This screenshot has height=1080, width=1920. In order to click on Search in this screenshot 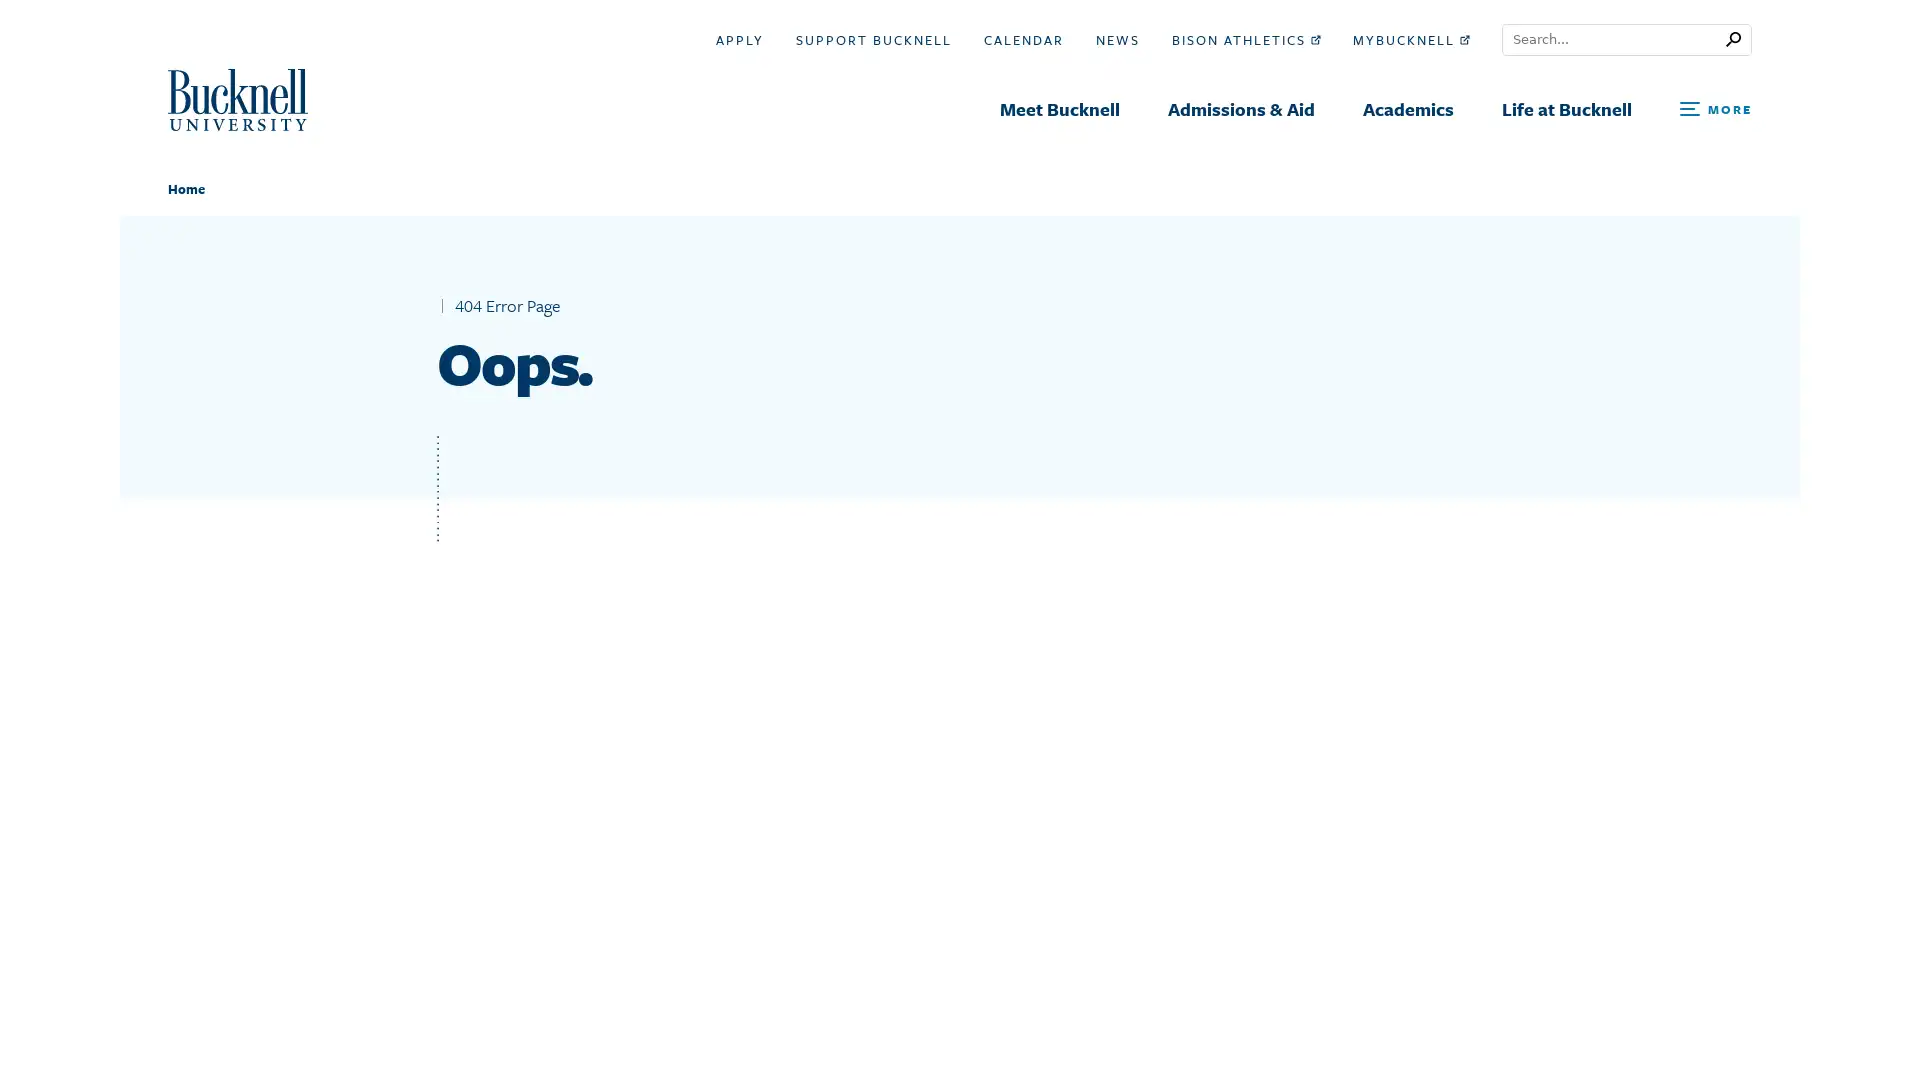, I will do `click(1246, 1051)`.